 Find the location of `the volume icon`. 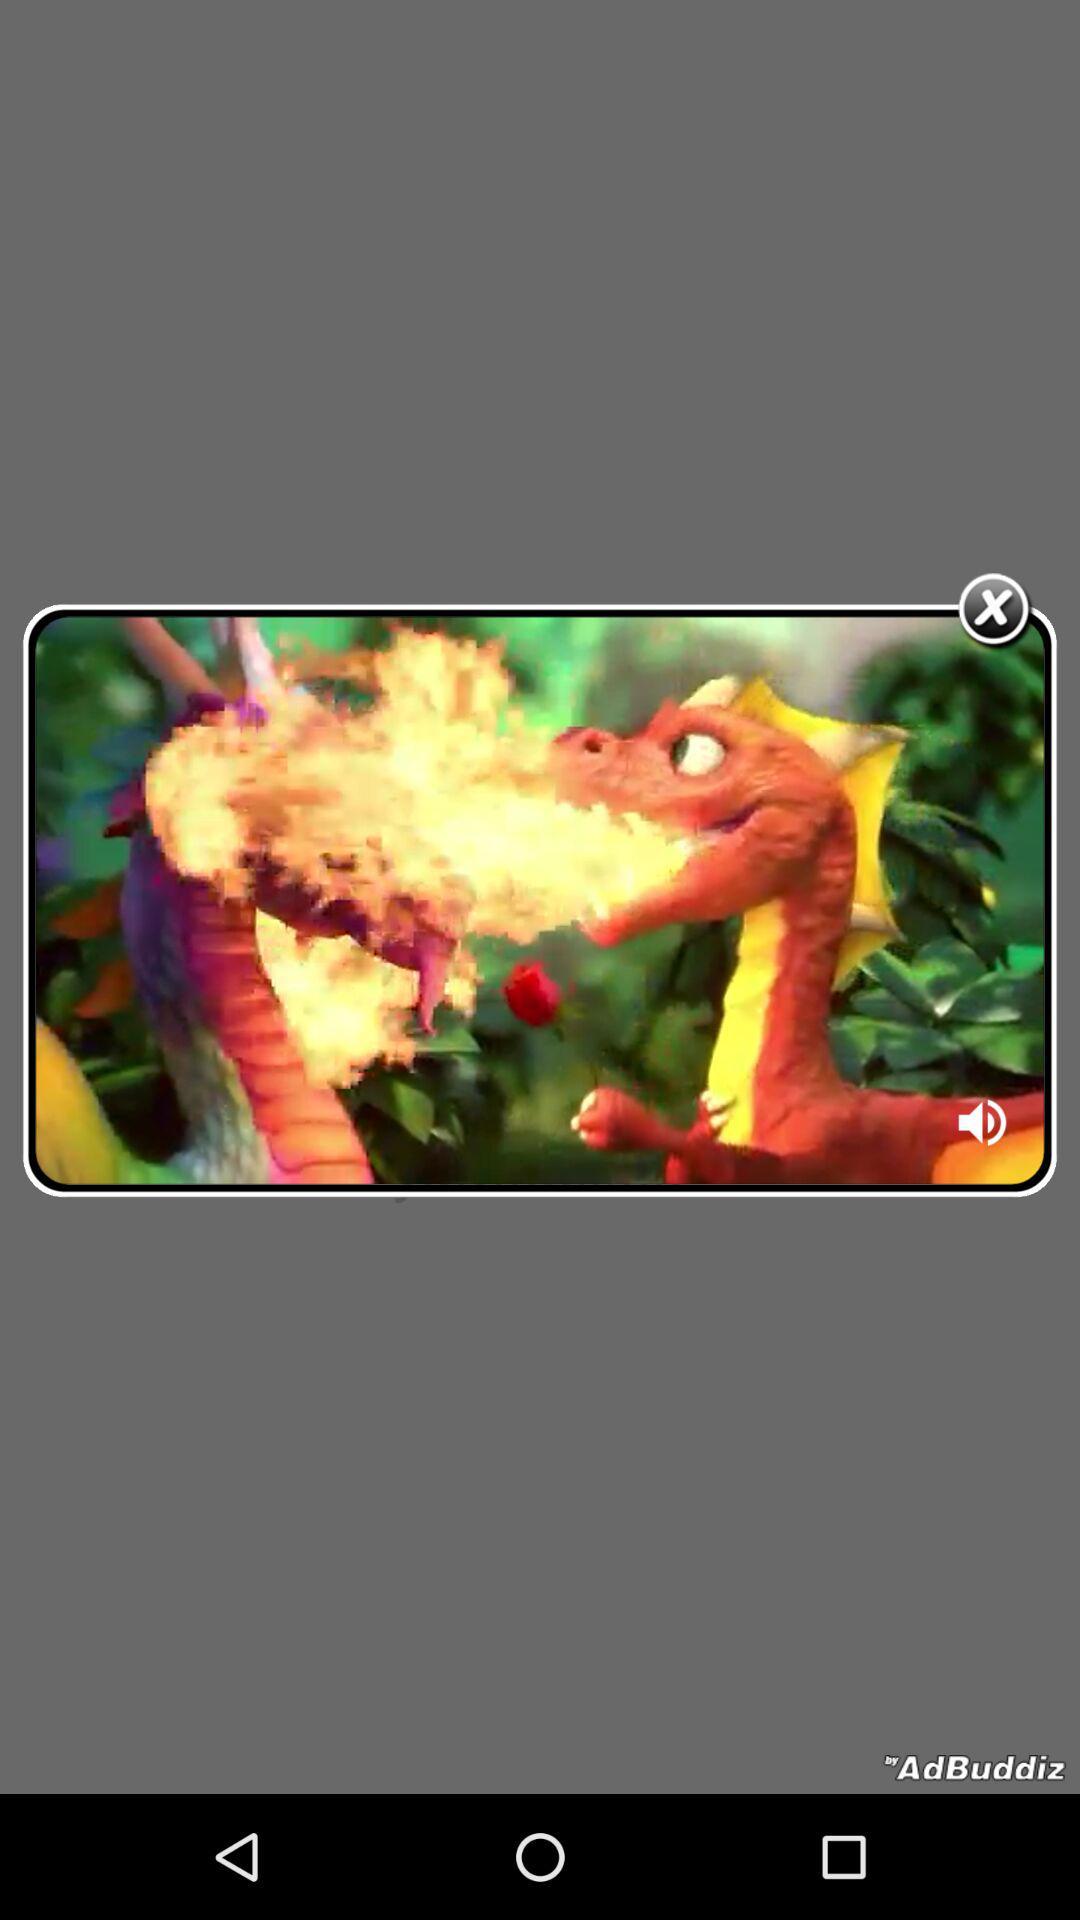

the volume icon is located at coordinates (982, 1129).